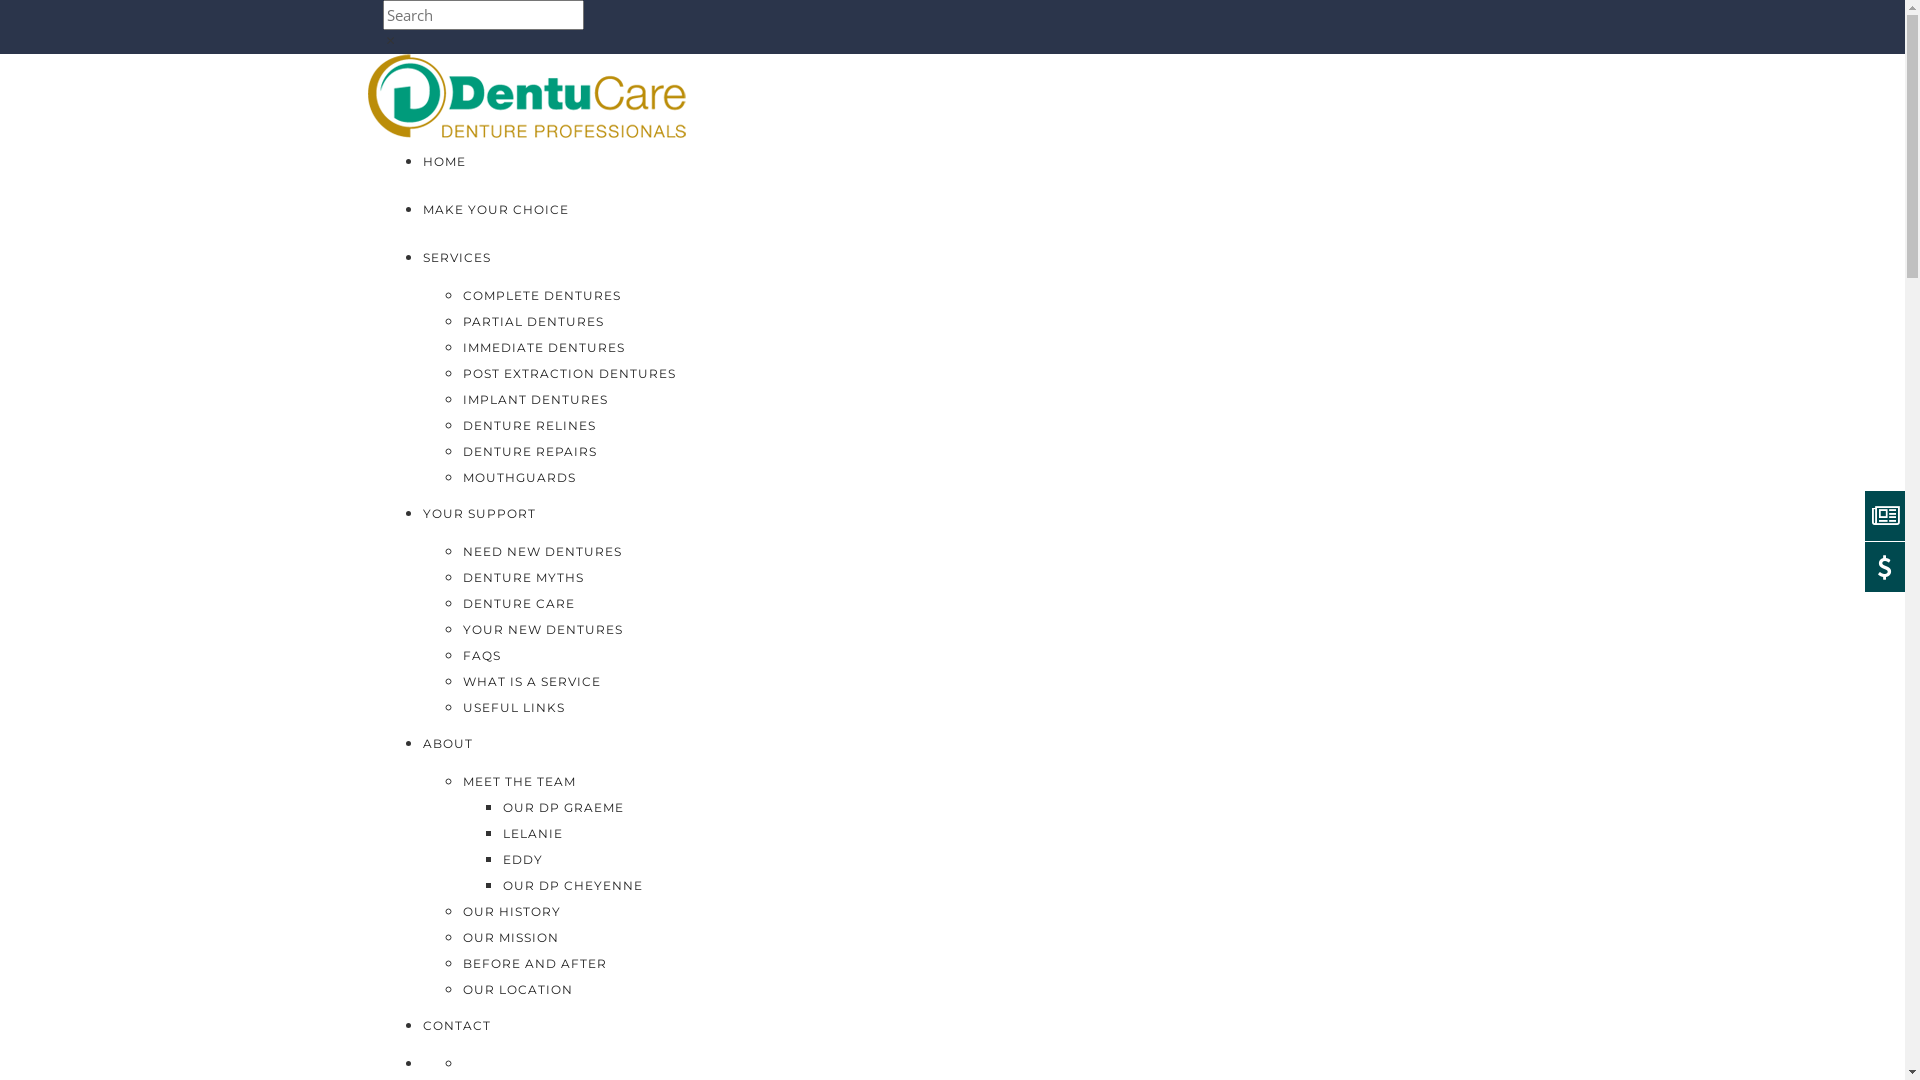 The width and height of the screenshot is (1920, 1080). I want to click on 'MOUTHGUARDS', so click(518, 477).